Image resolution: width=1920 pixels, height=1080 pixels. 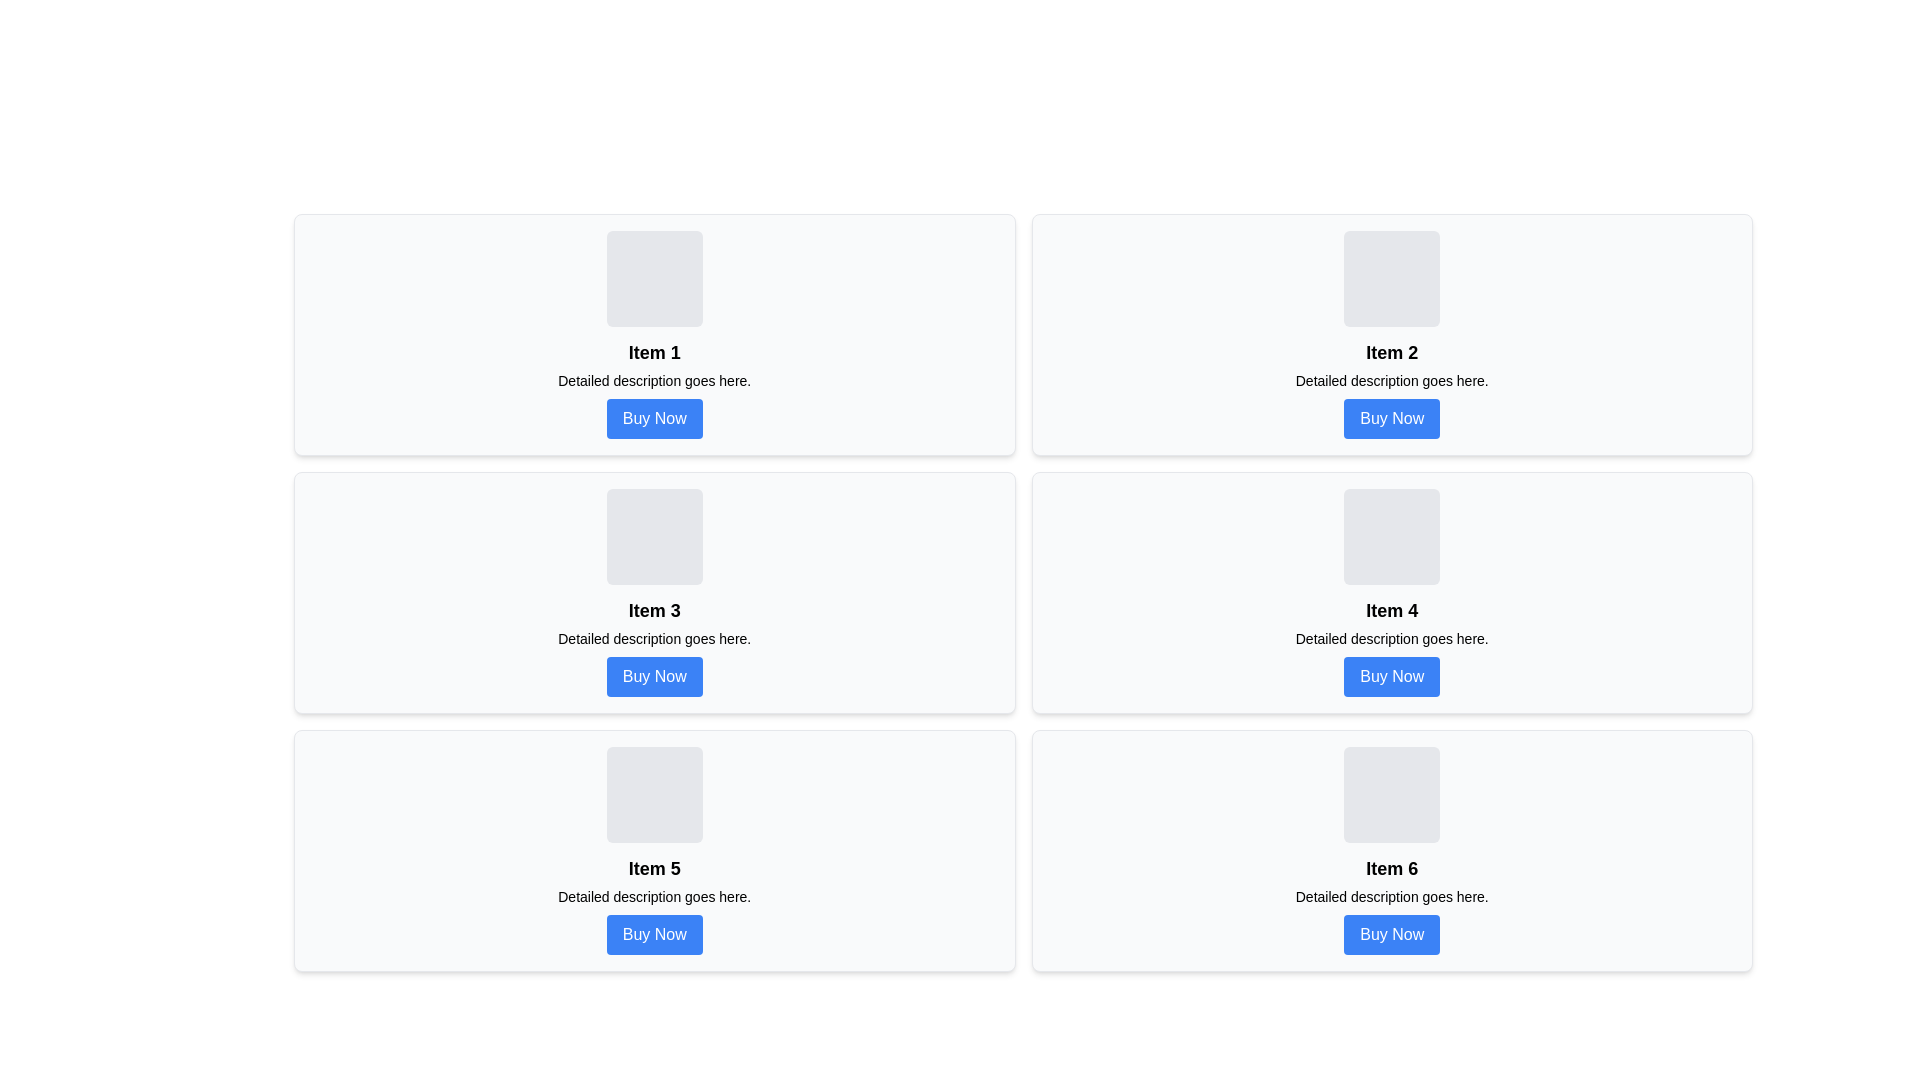 What do you see at coordinates (1391, 592) in the screenshot?
I see `the fourth product card in the grid layout` at bounding box center [1391, 592].